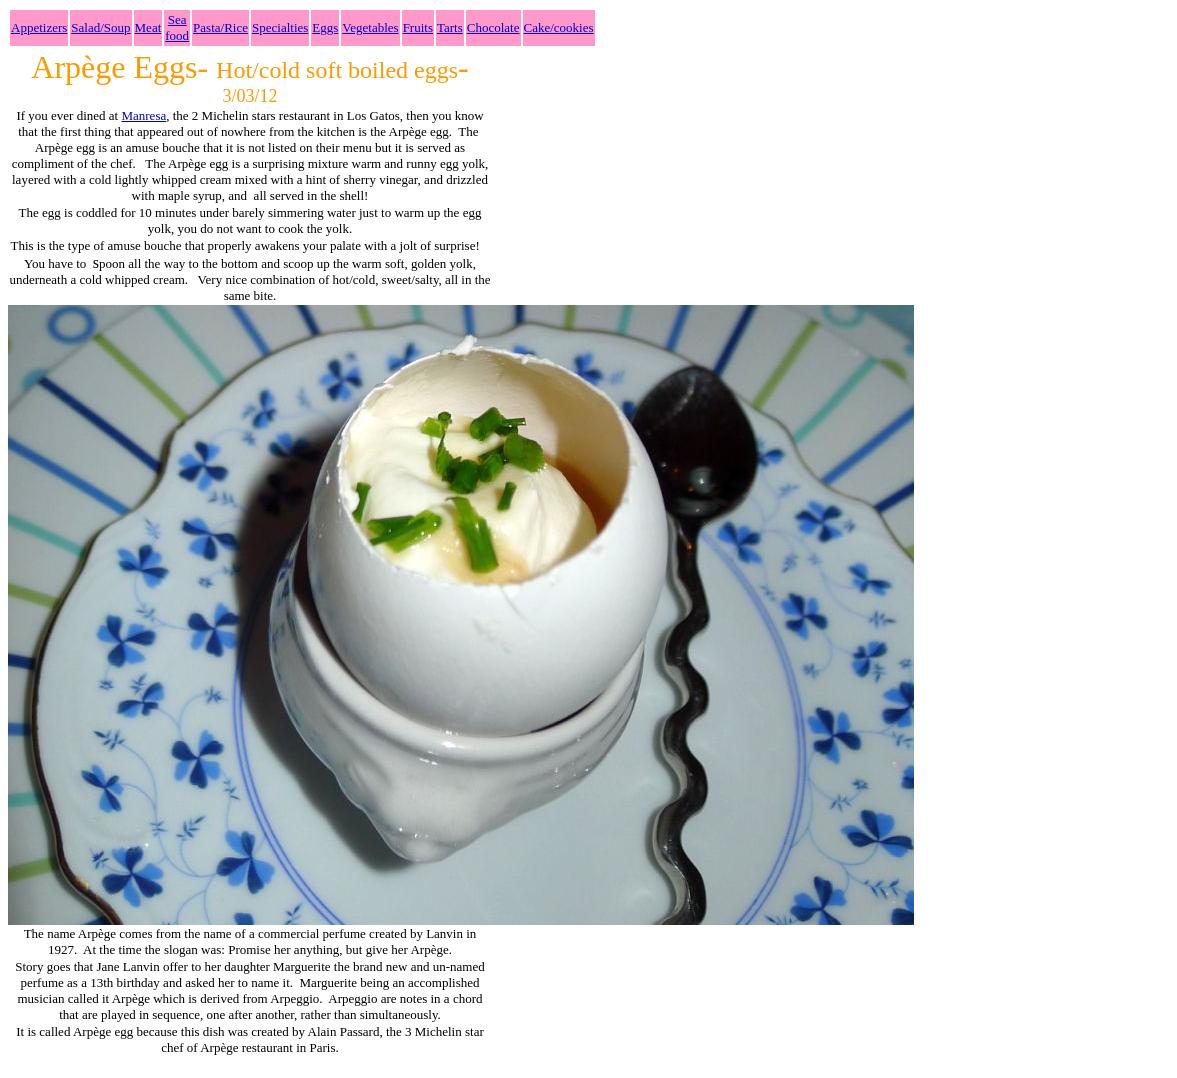  I want to click on 'Story goes that Jane Lanvin offer to her 
daughter Marguerite the brand new and un-named perfume as a 13th birthday and 
asked her to name it.  Marguerite being an accomplished musician called it 
Arpège which is derived from Arpeggio.  Arpeggio are notes in a chord that 
are played in sequence, one after another, rather than simultaneously.', so click(248, 990).